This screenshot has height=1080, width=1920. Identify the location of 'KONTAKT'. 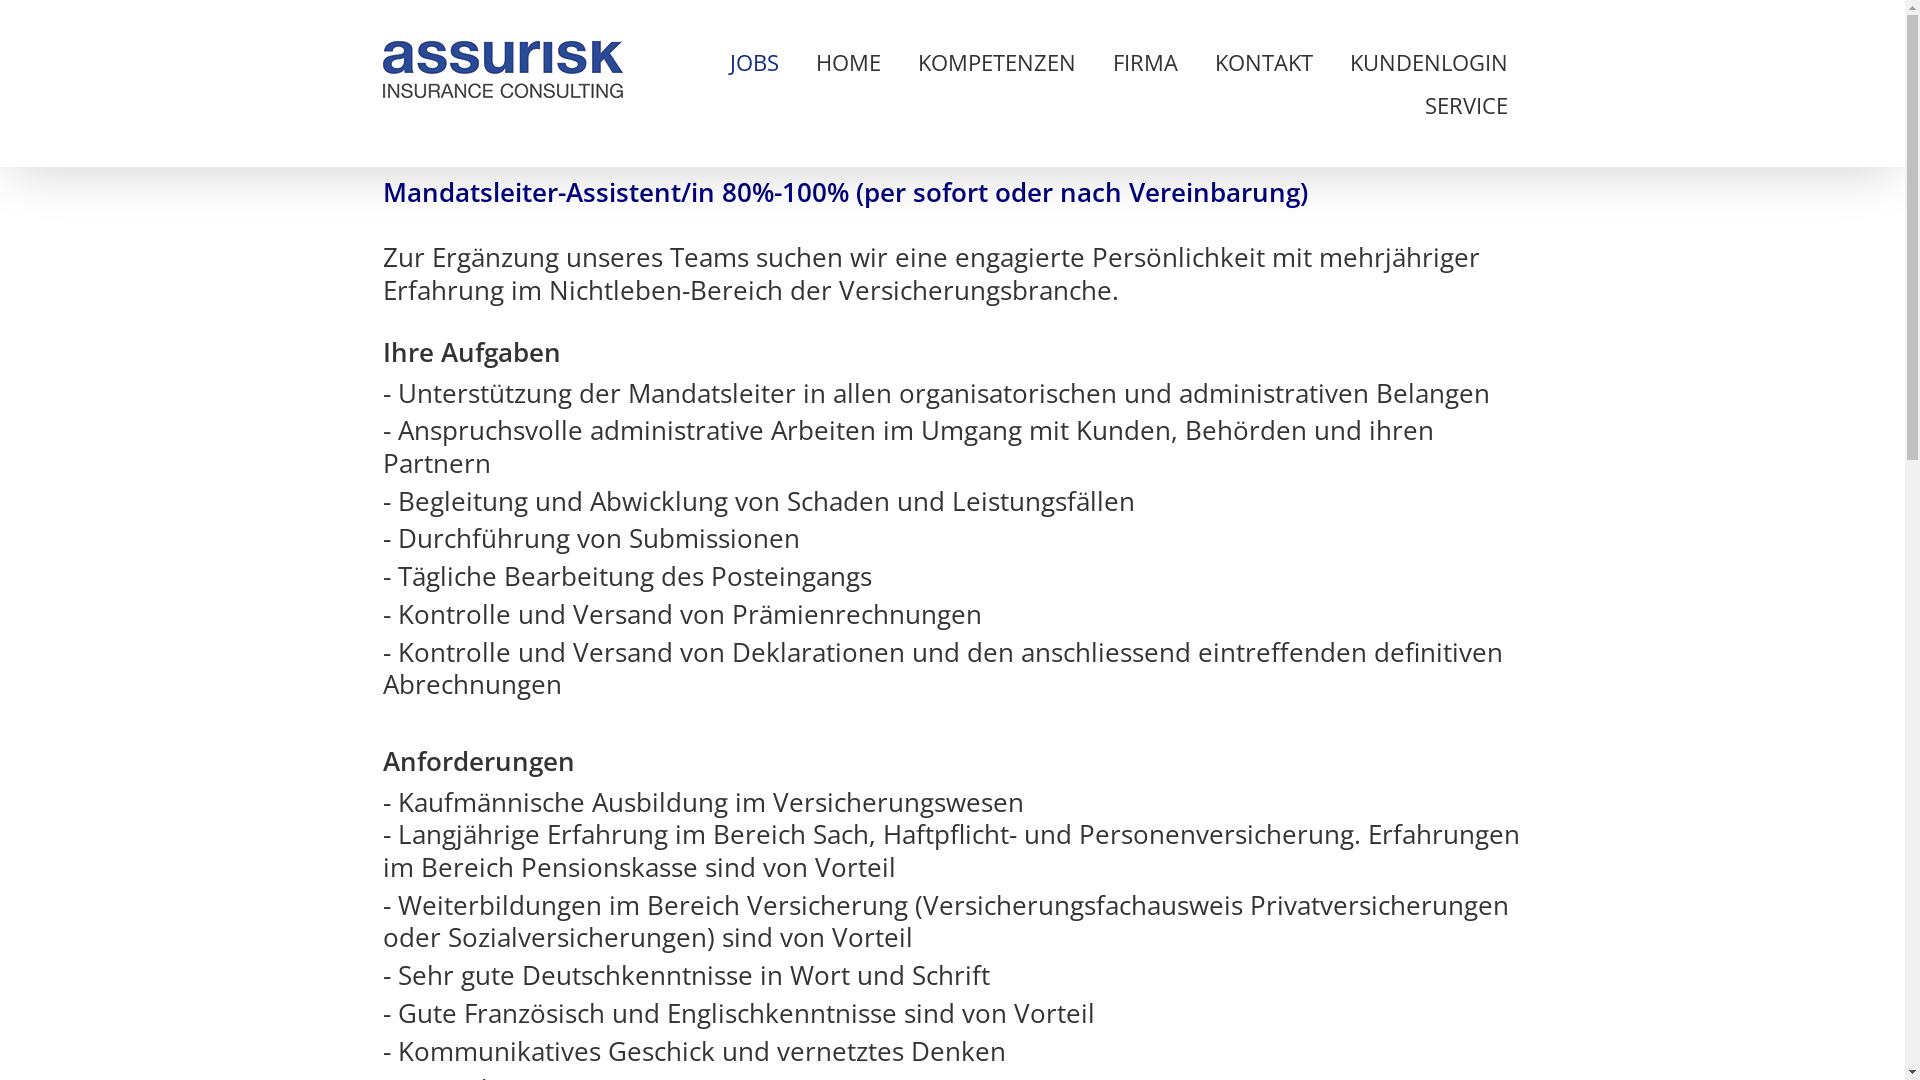
(1262, 61).